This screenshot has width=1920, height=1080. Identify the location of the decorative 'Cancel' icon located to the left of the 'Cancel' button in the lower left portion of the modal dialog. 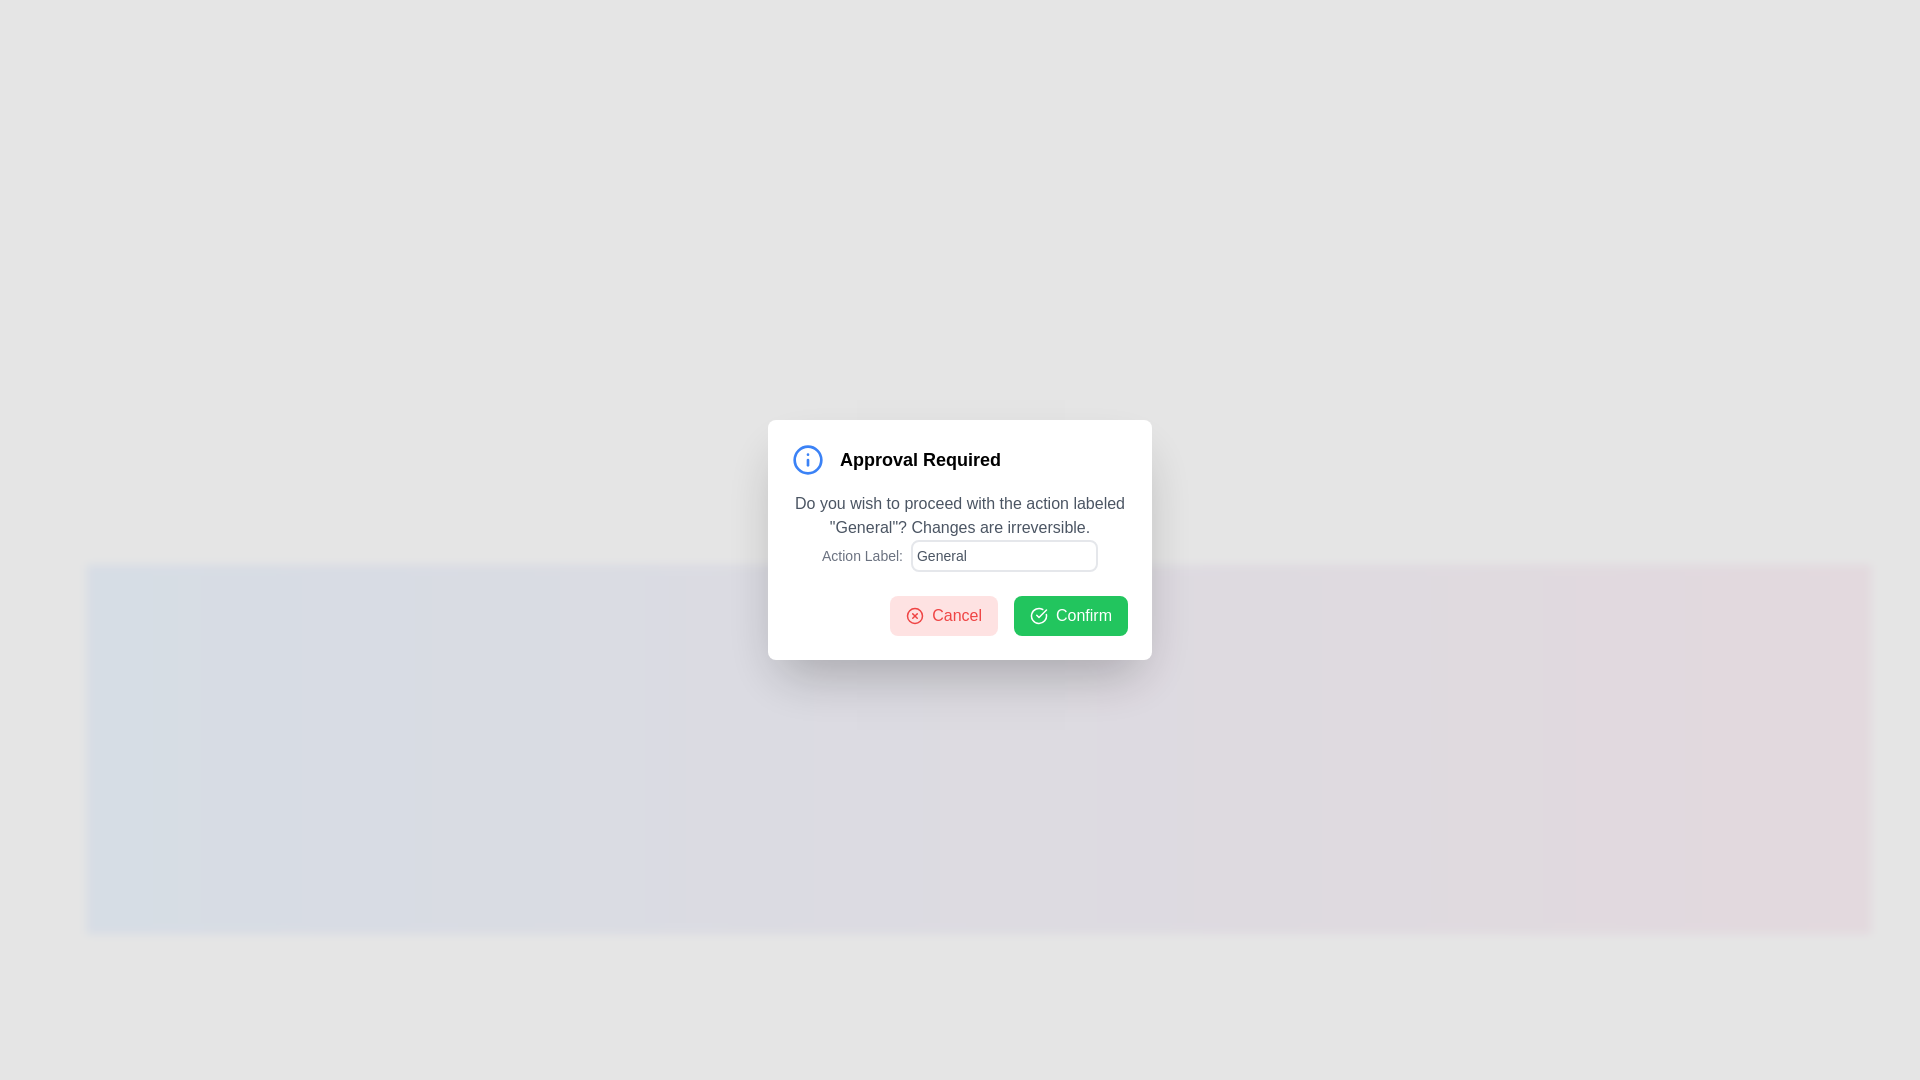
(914, 615).